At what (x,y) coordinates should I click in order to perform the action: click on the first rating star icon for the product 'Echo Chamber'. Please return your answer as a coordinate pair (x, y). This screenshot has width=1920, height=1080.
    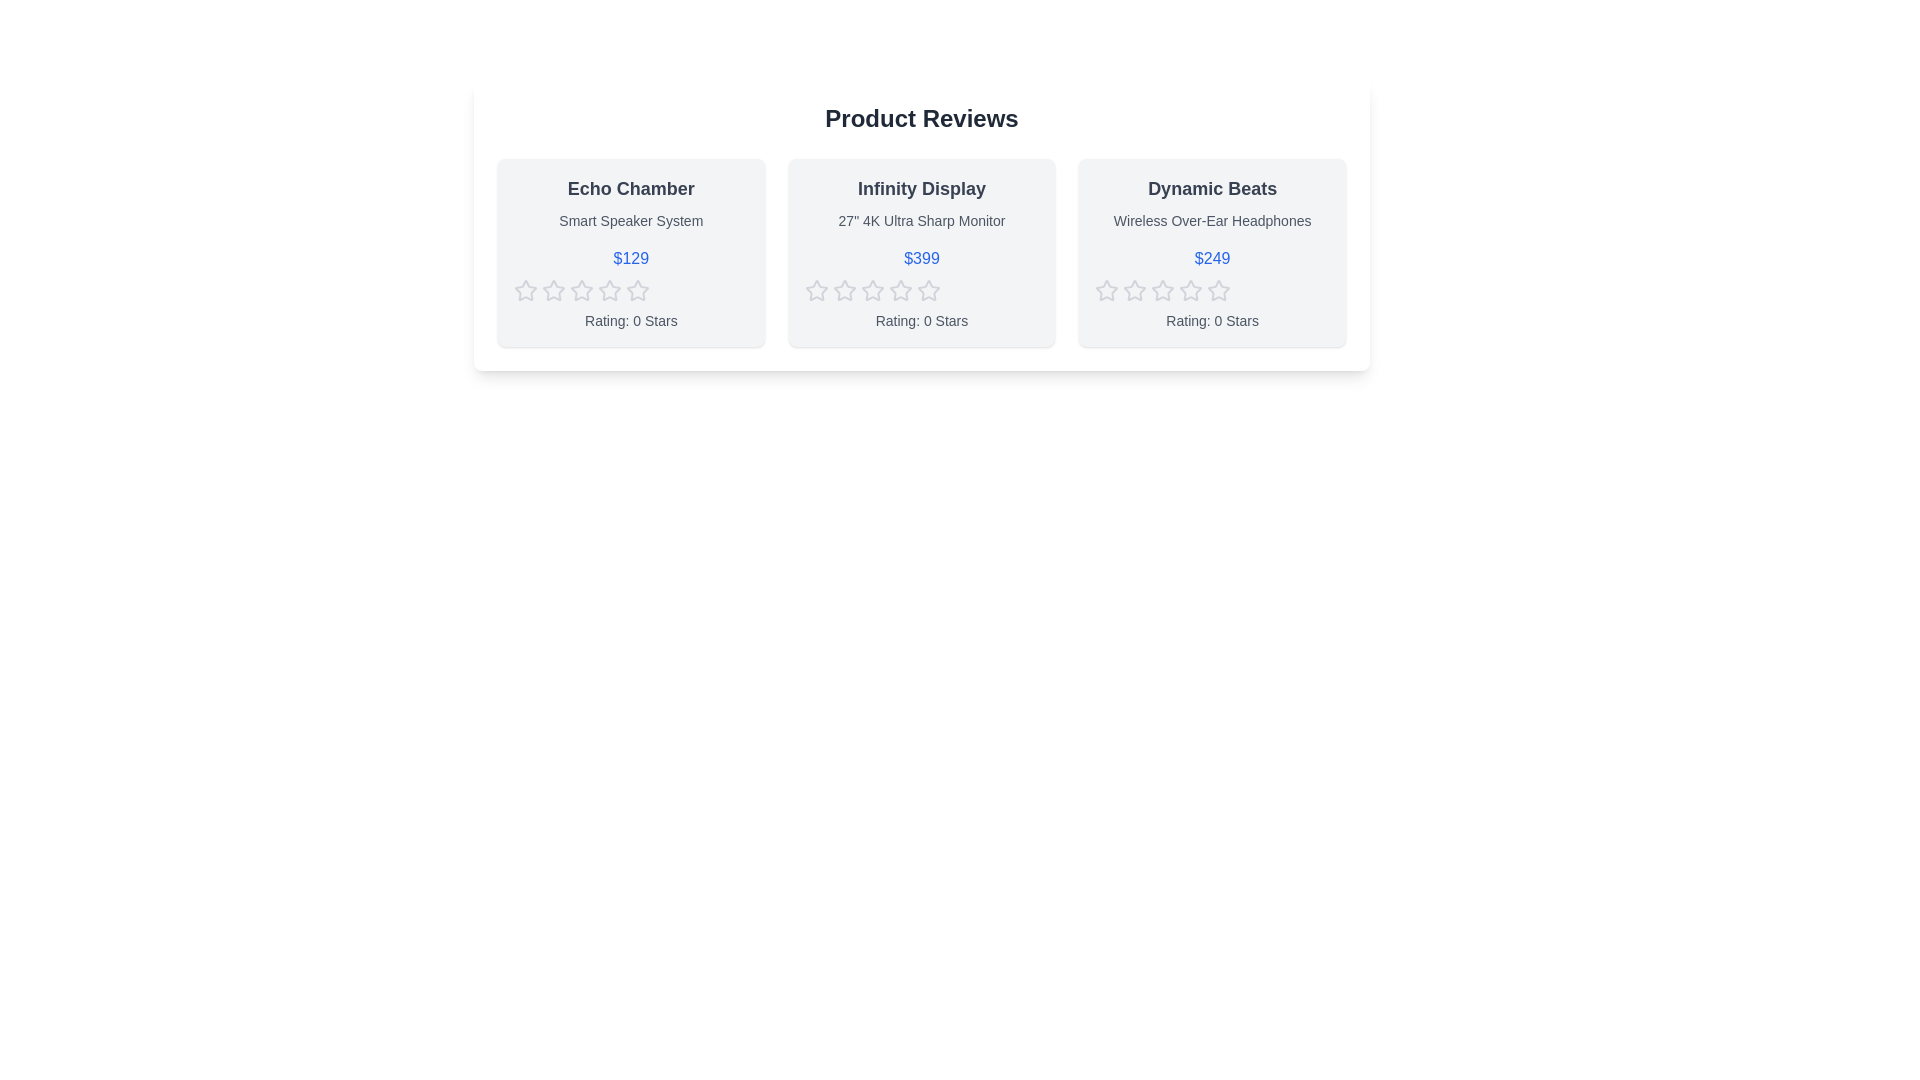
    Looking at the image, I should click on (526, 290).